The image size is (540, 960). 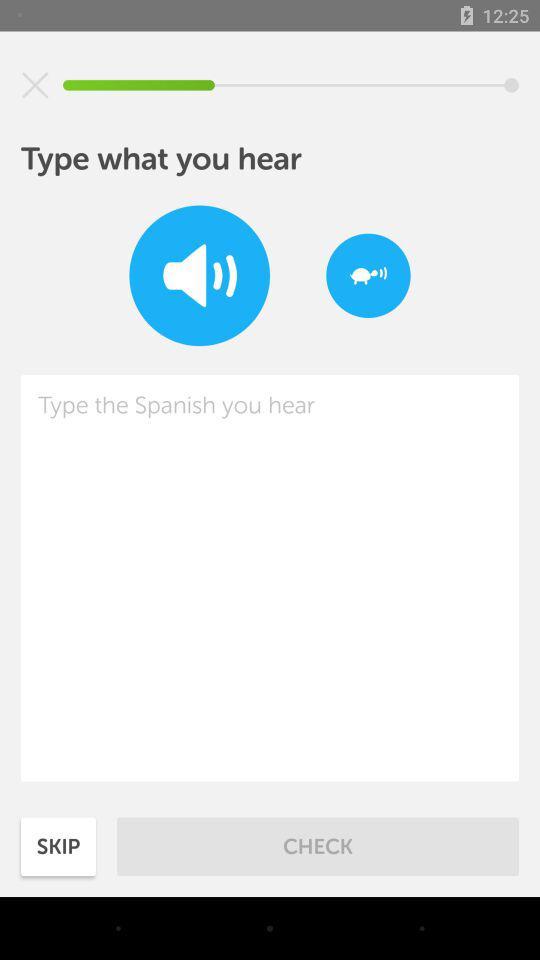 I want to click on input words section, so click(x=270, y=578).